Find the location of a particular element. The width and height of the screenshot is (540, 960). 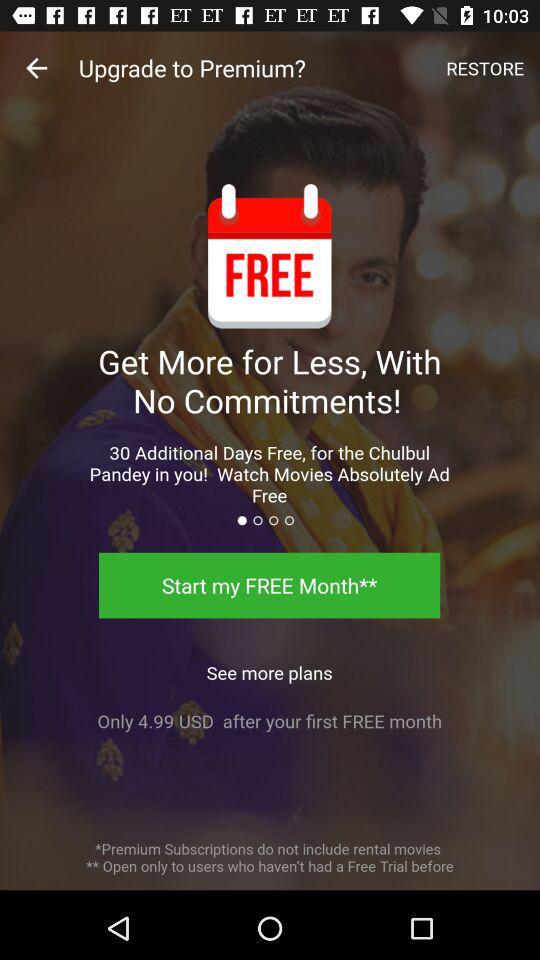

see more plans icon is located at coordinates (269, 667).